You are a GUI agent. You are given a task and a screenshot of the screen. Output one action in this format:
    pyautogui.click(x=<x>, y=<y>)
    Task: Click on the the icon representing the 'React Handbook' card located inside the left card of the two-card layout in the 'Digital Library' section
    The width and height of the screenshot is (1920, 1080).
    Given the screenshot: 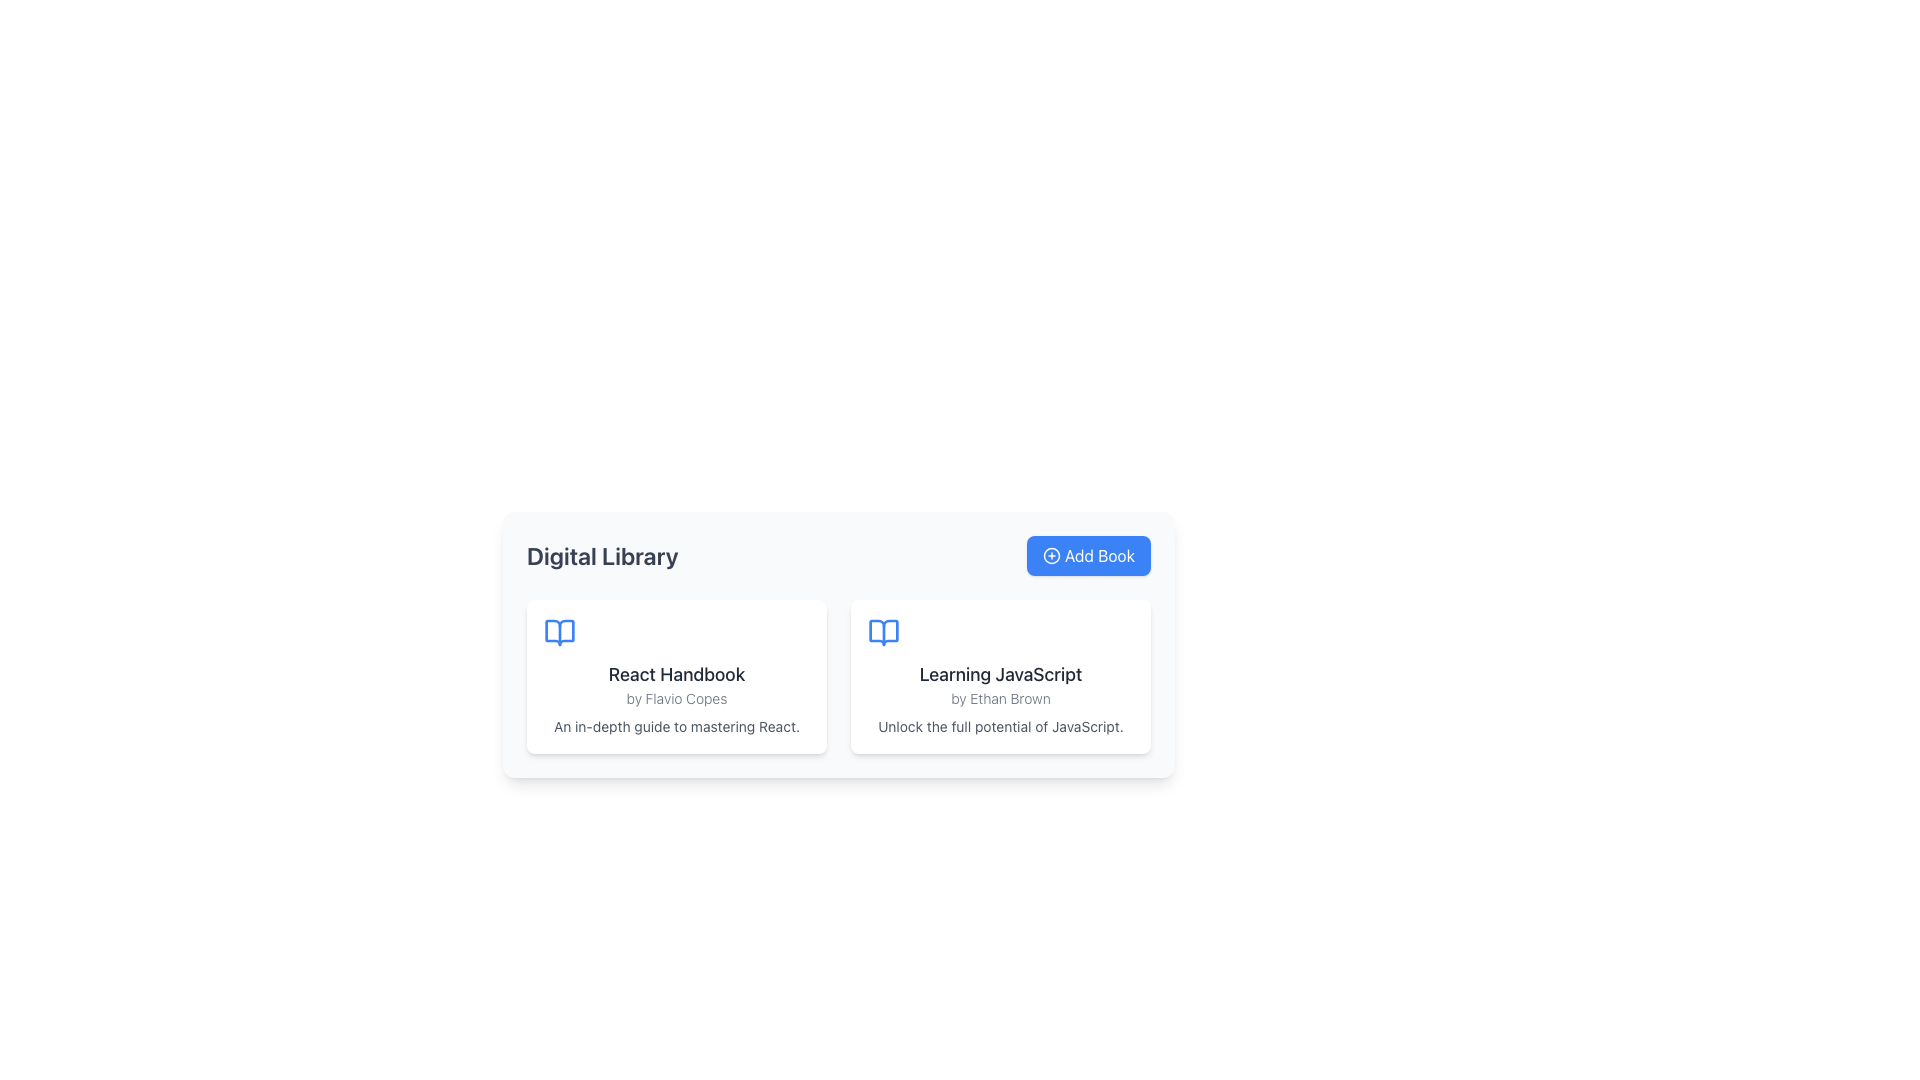 What is the action you would take?
    pyautogui.click(x=560, y=632)
    